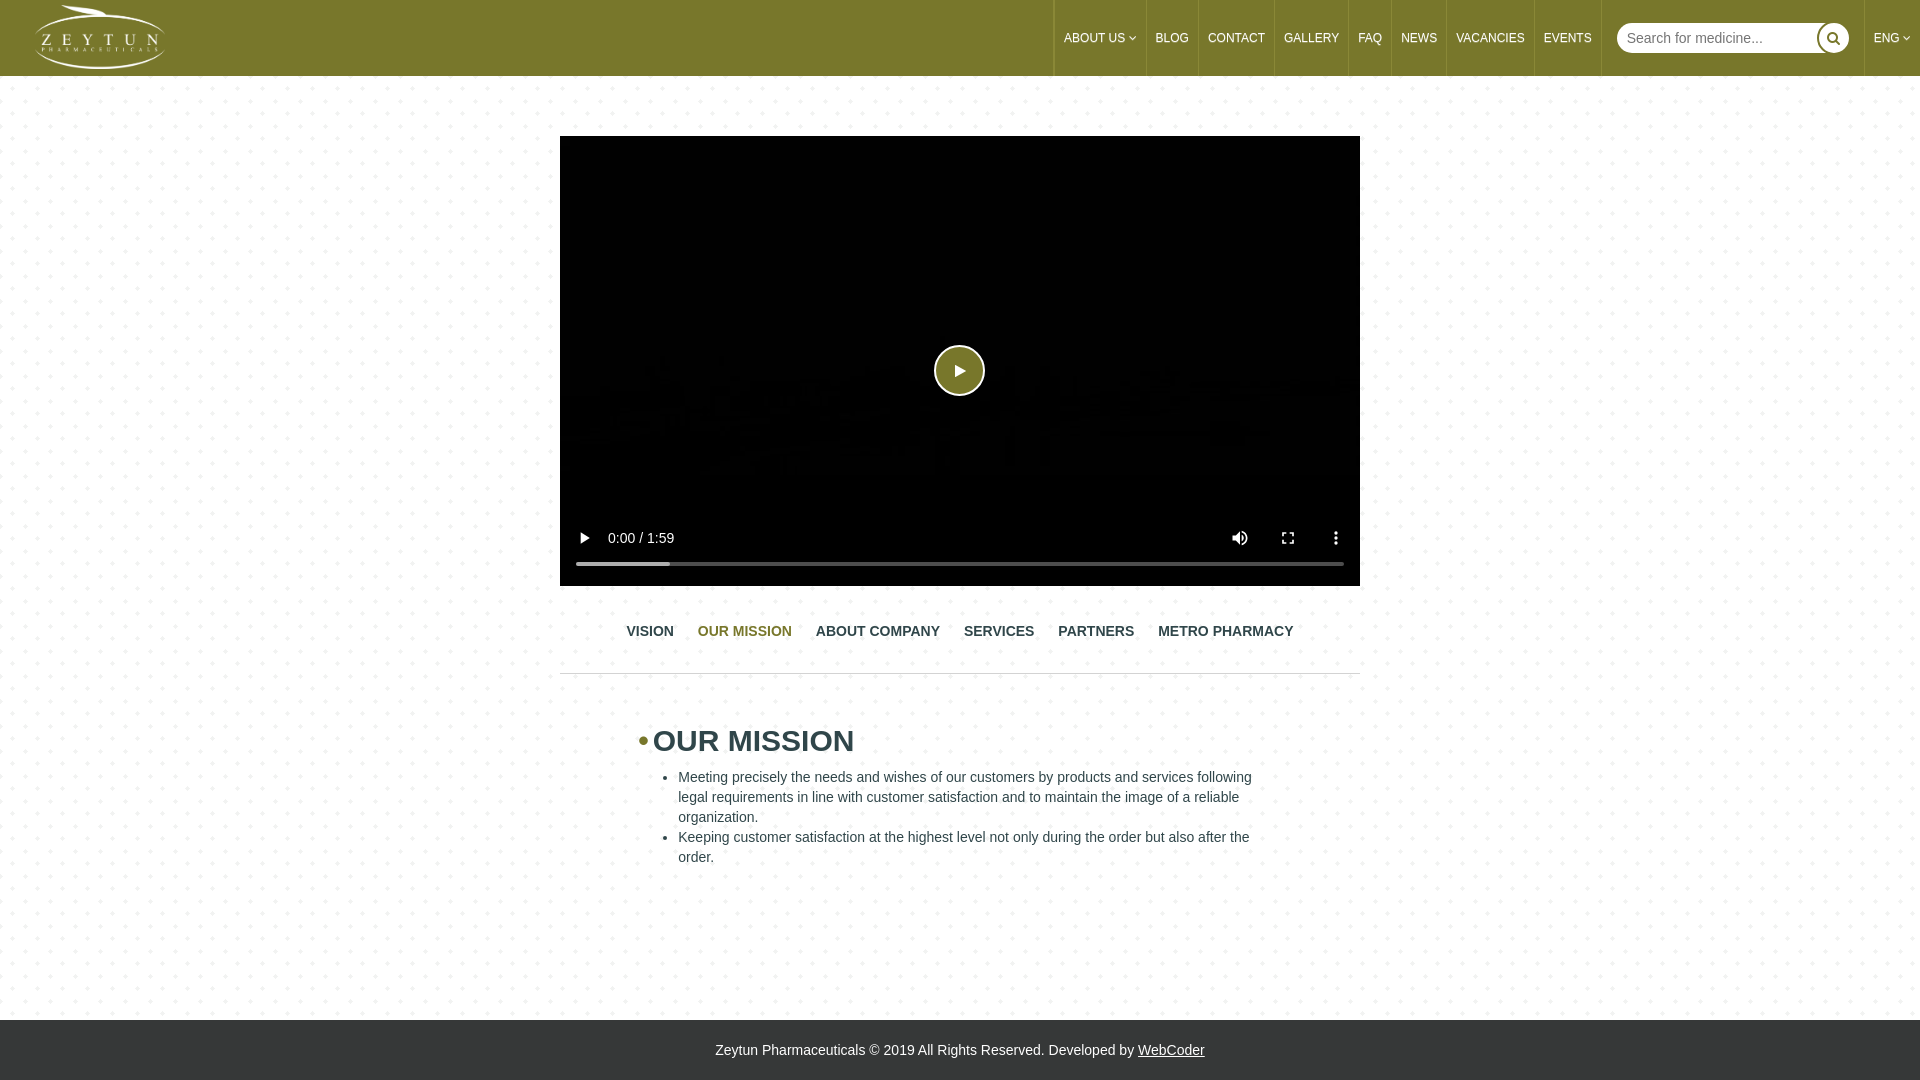  What do you see at coordinates (743, 641) in the screenshot?
I see `'OUR MISSION'` at bounding box center [743, 641].